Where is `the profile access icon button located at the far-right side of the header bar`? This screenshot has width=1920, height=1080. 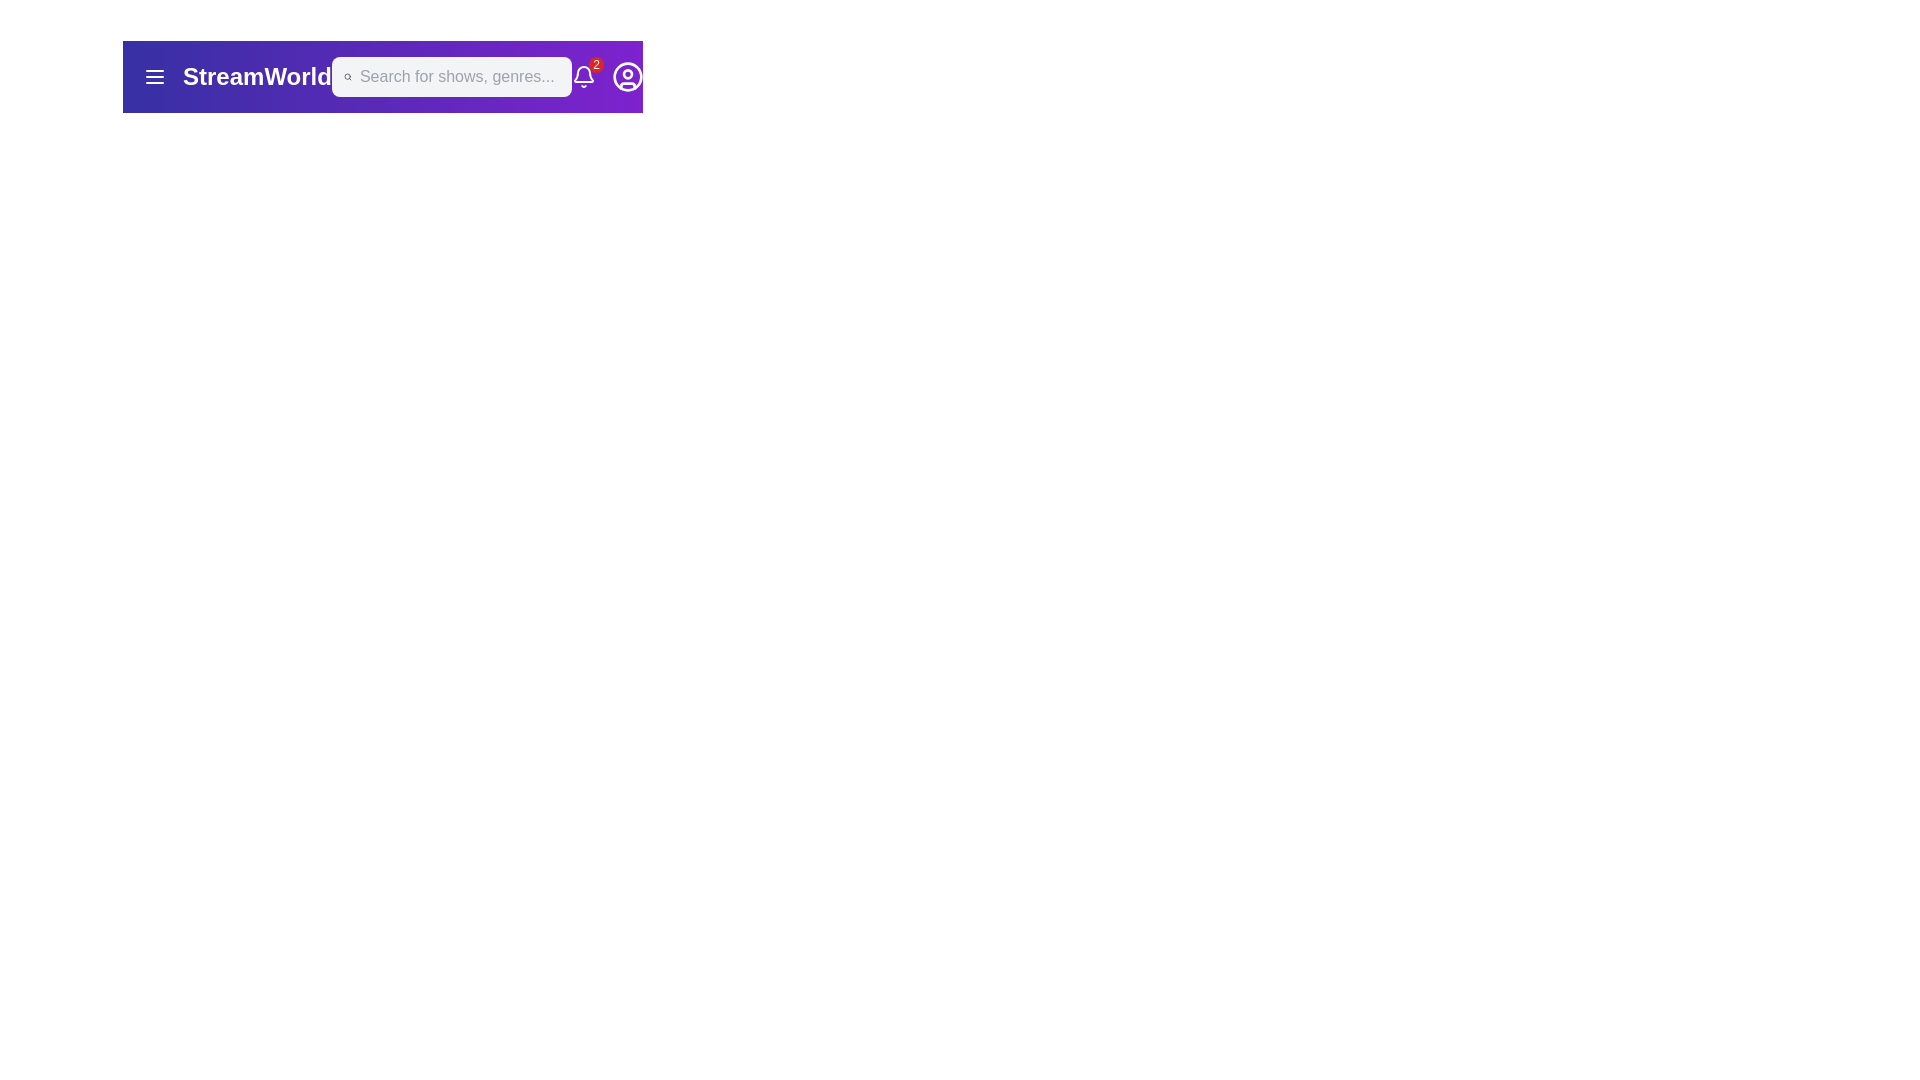
the profile access icon button located at the far-right side of the header bar is located at coordinates (626, 76).